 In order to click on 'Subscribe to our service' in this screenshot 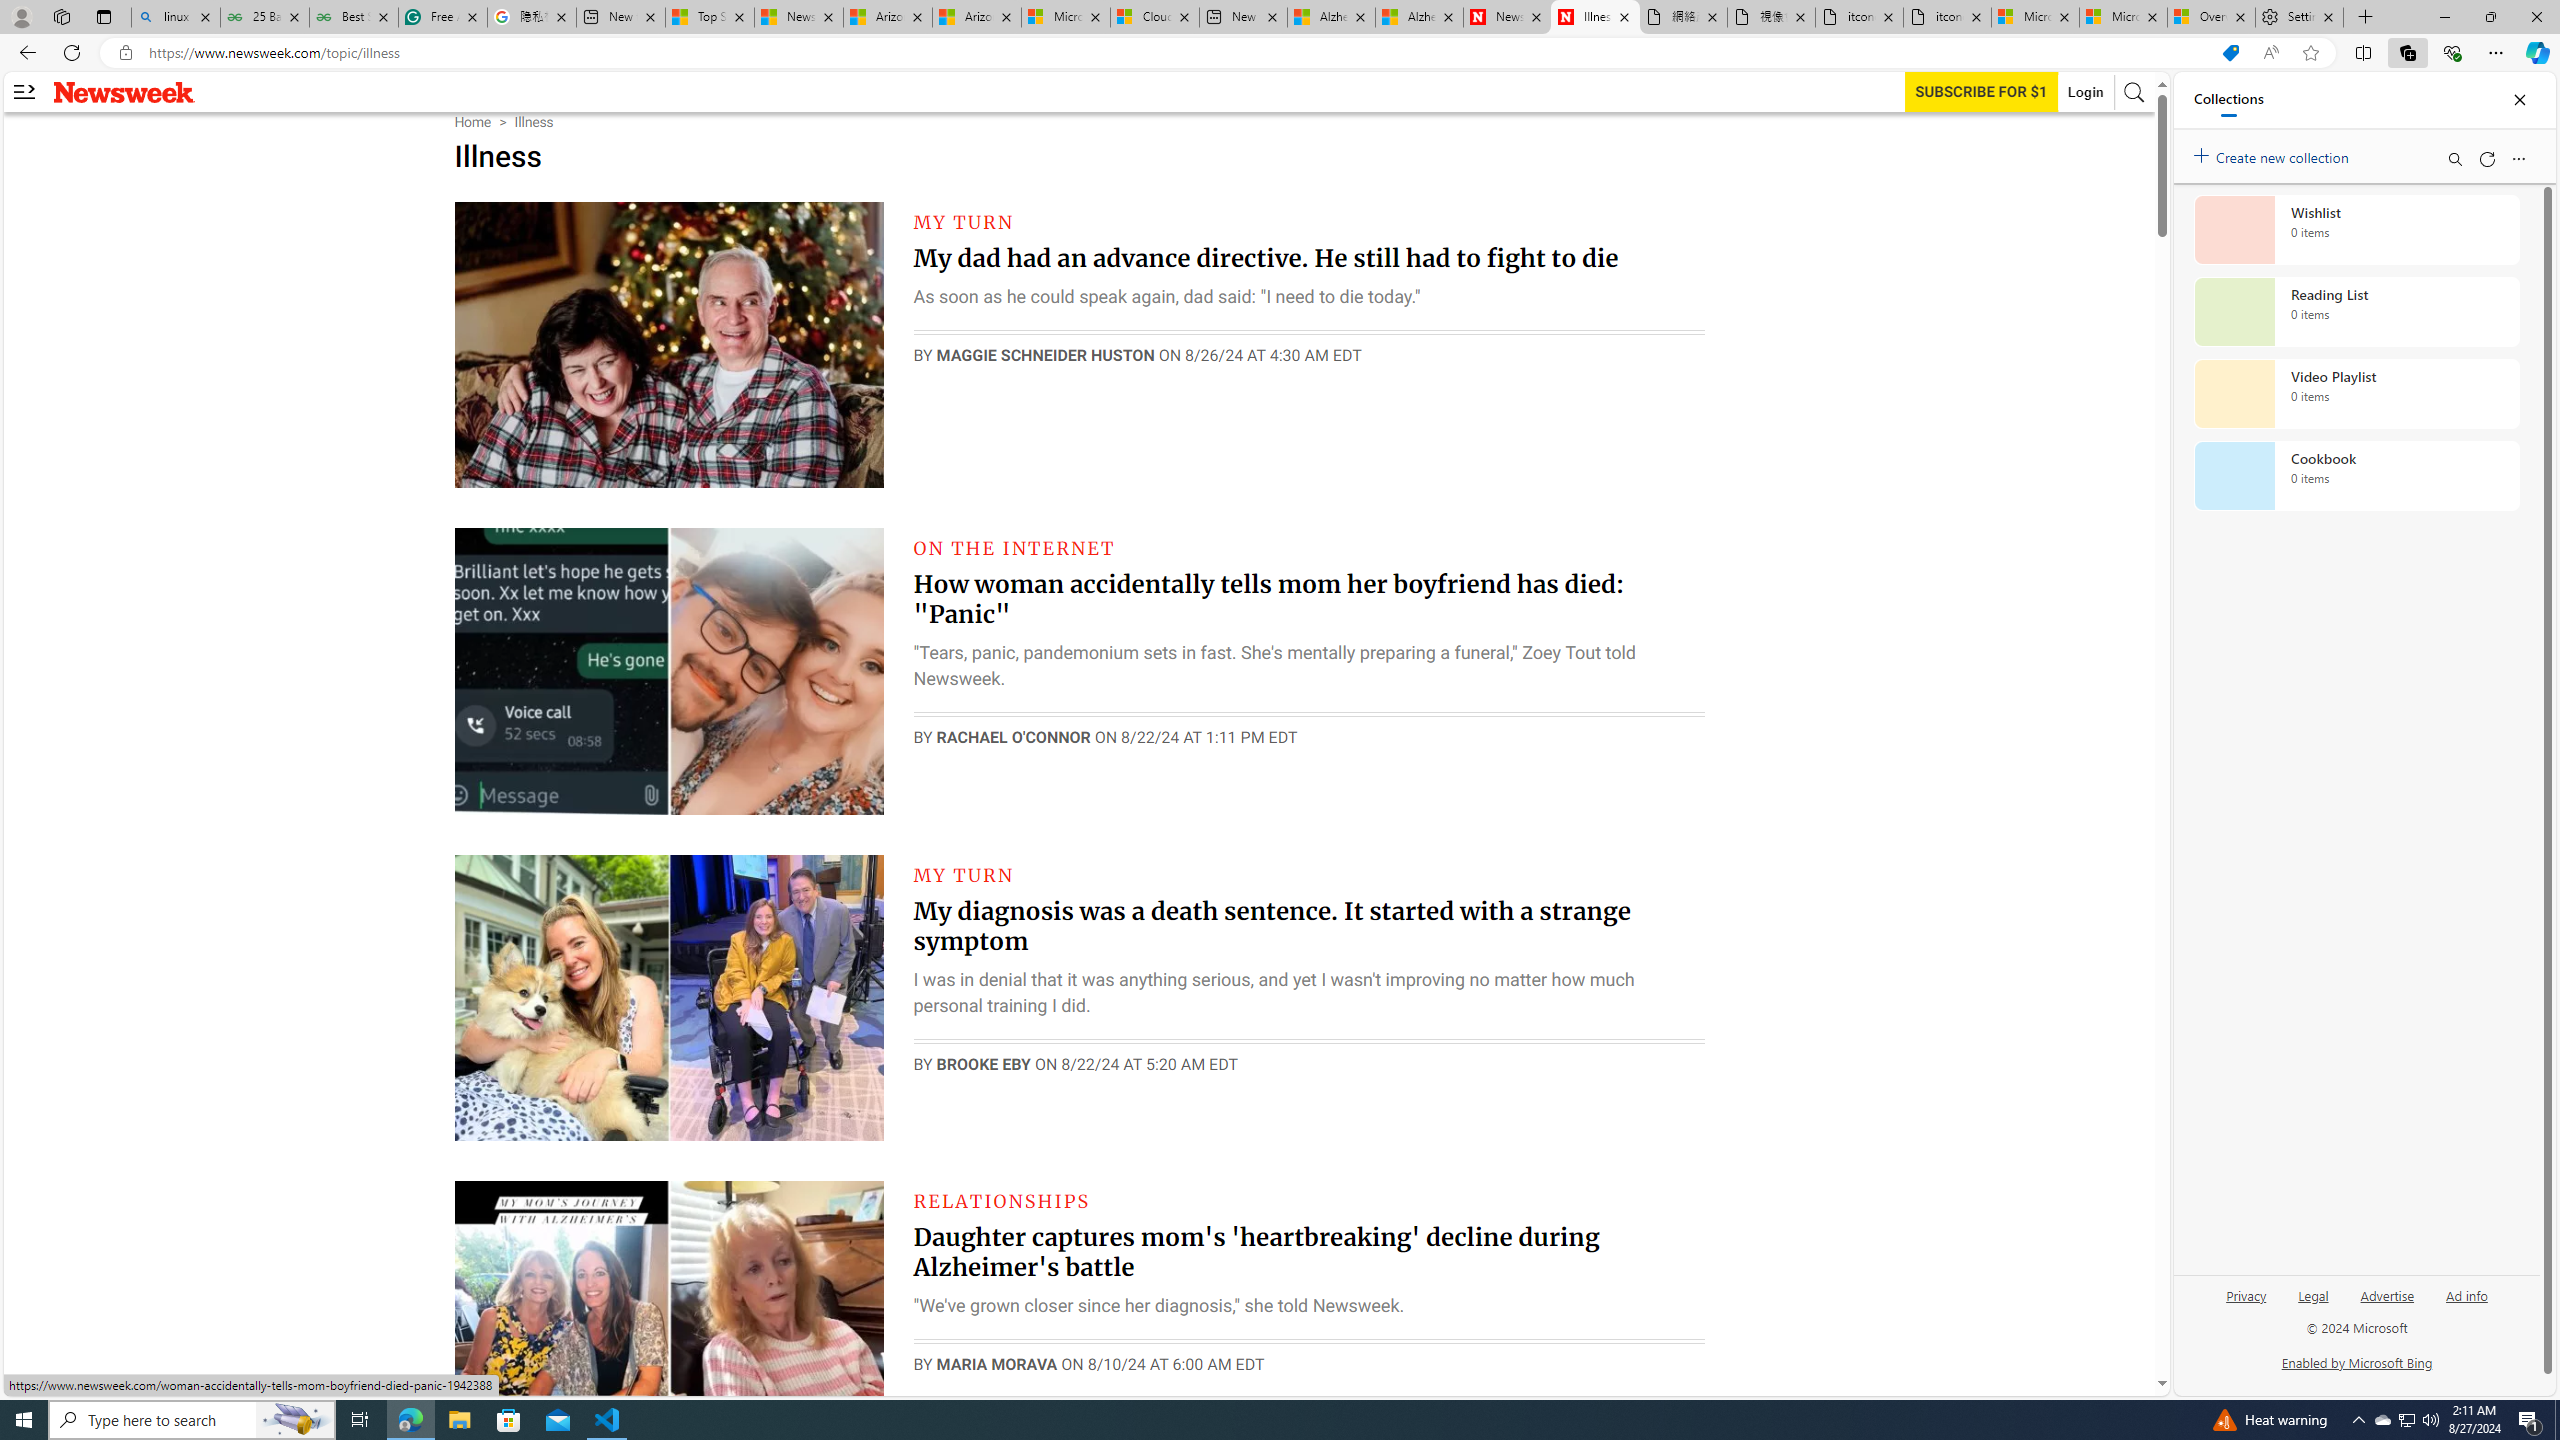, I will do `click(1981, 91)`.